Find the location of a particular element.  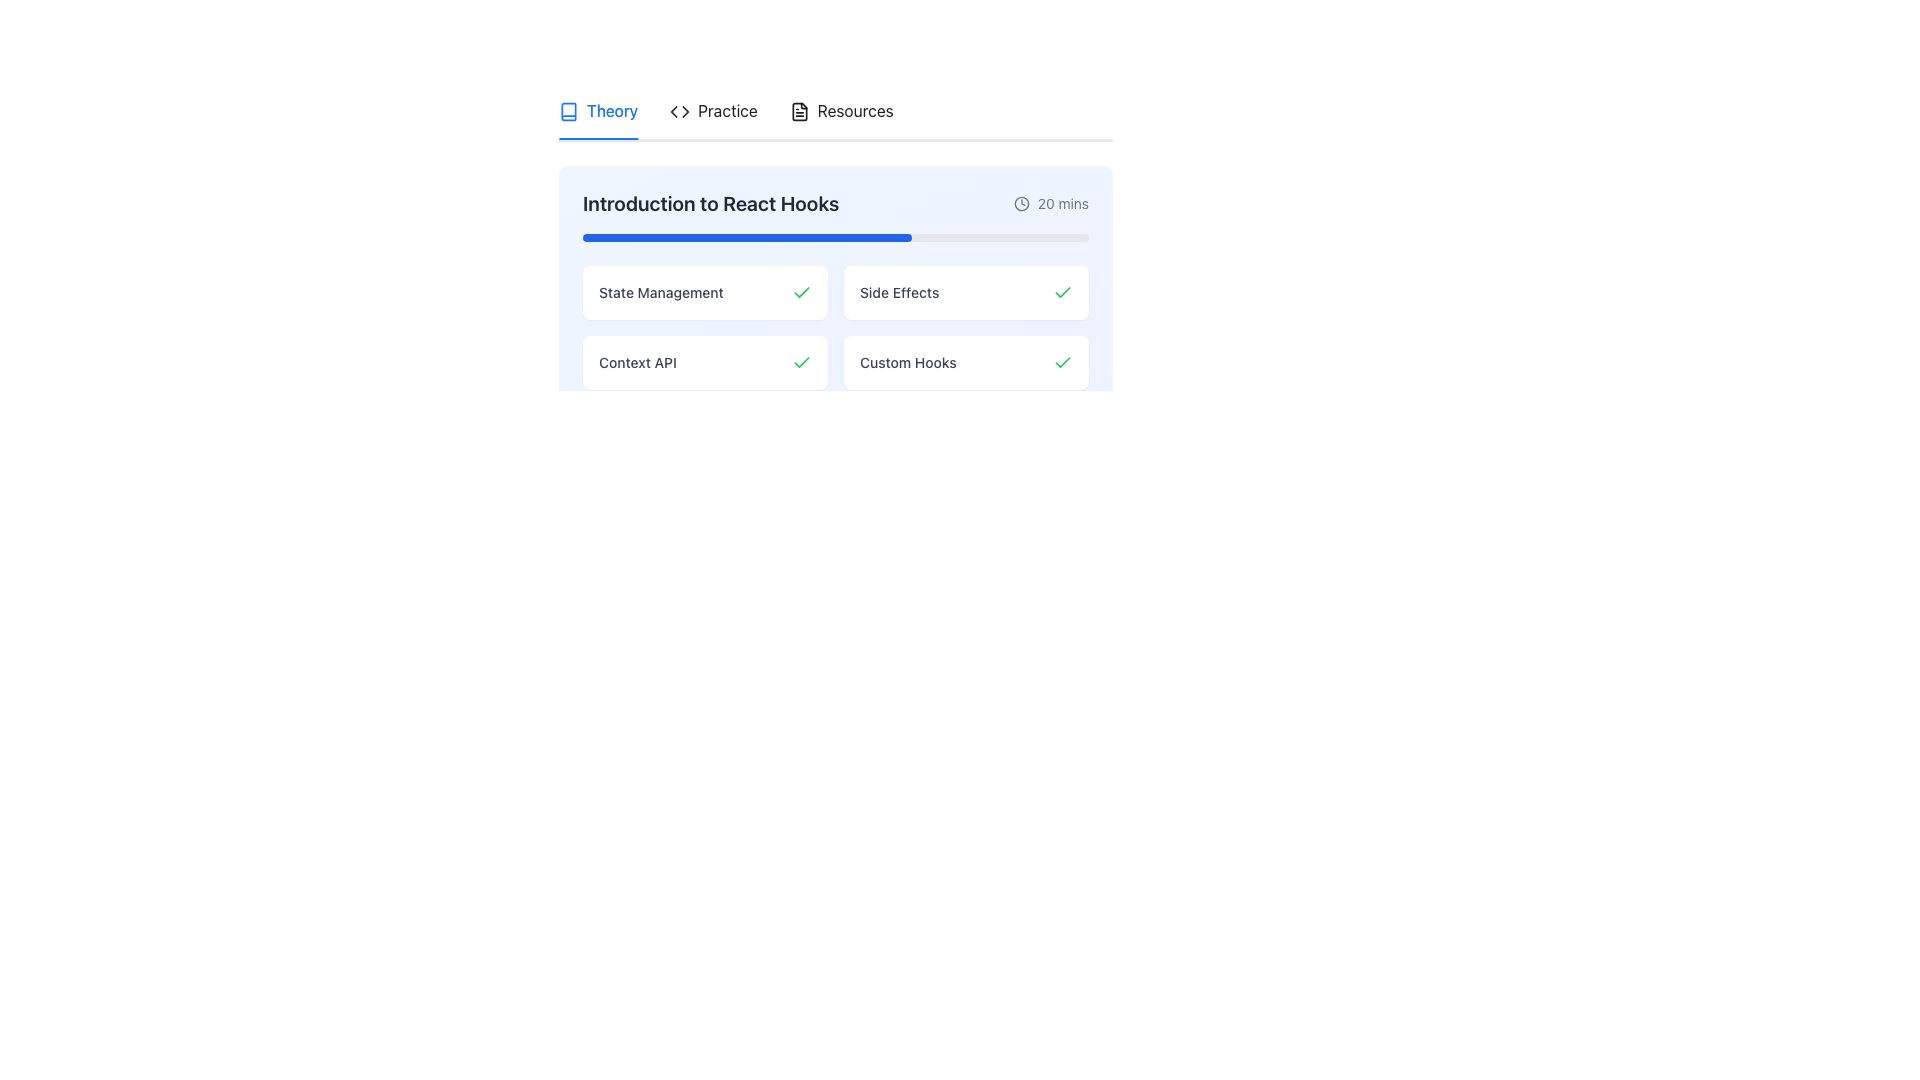

the green check icon located to the right of the 'Context API' text, which is styled with a modern, minimalistic design and enclosed within a transparent square is located at coordinates (801, 362).